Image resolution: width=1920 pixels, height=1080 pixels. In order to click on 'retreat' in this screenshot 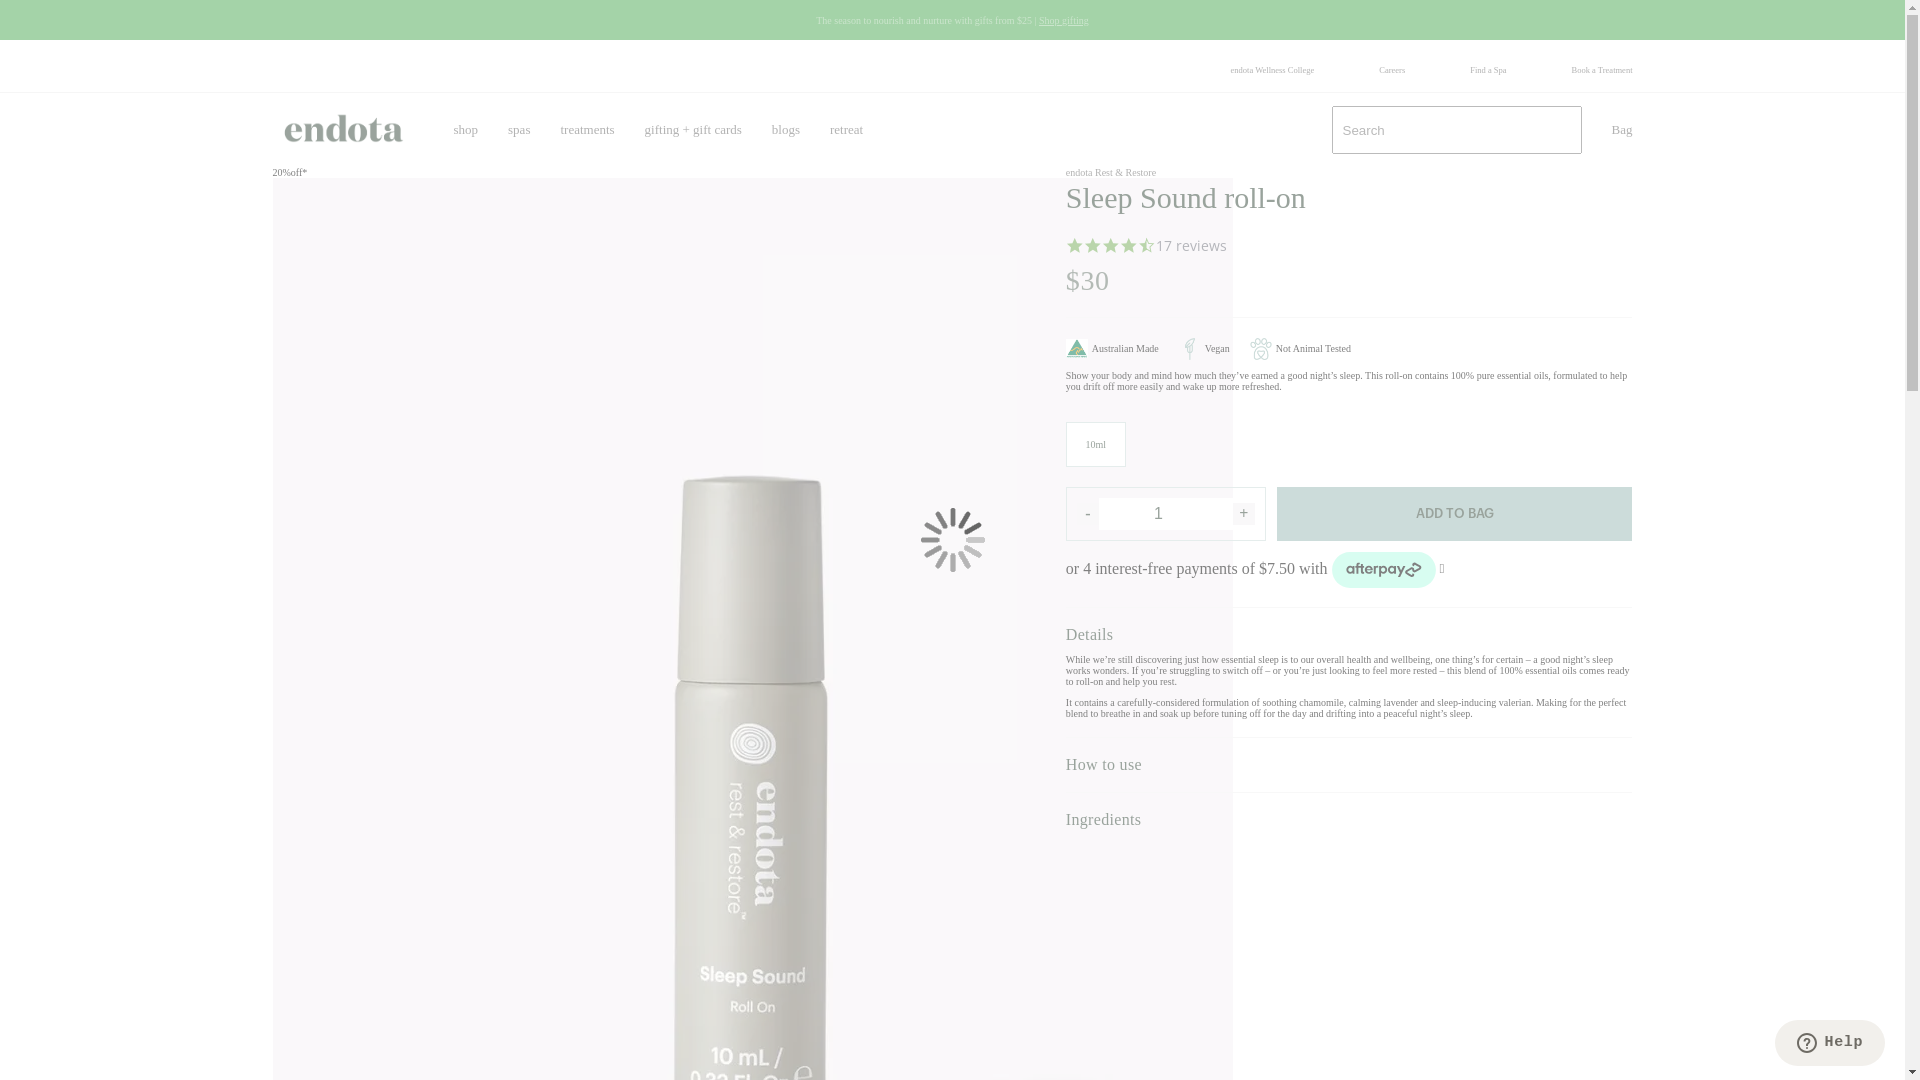, I will do `click(846, 130)`.